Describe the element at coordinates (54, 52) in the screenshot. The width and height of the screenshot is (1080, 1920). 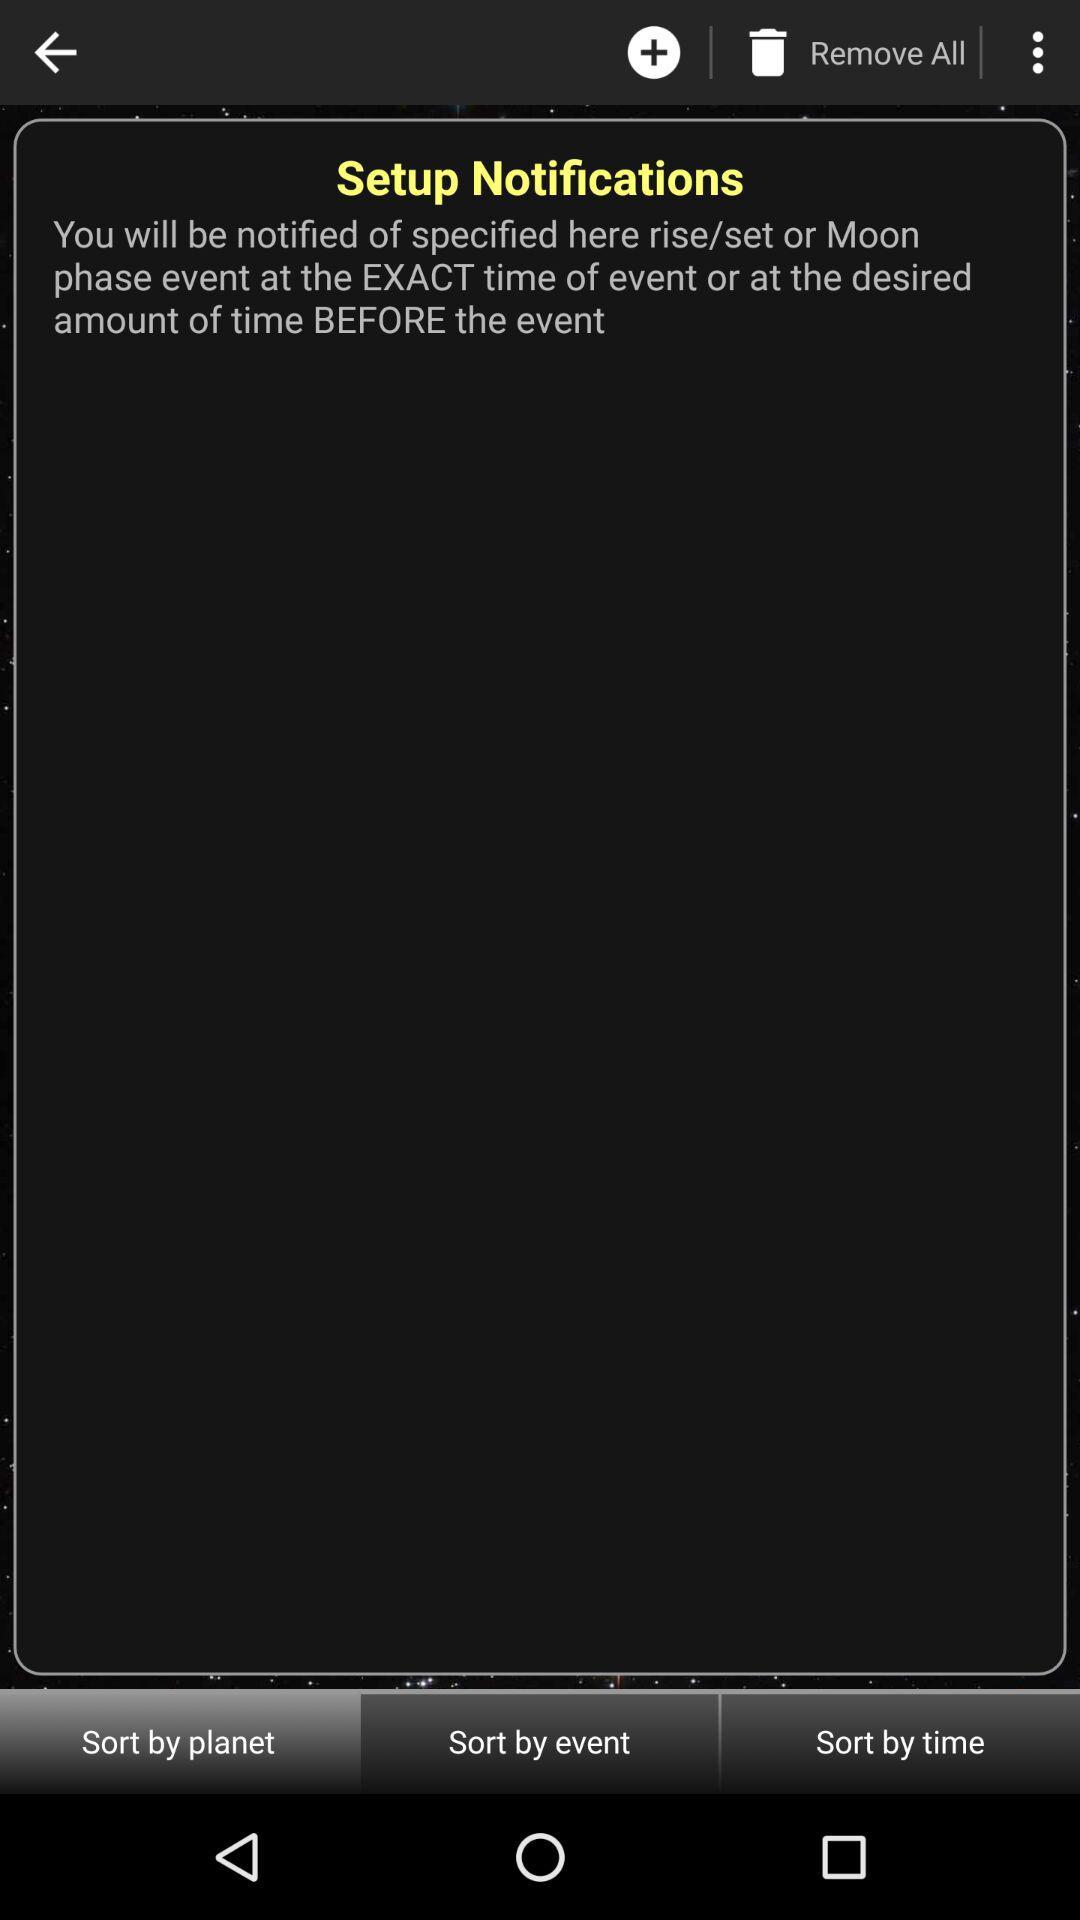
I see `item at the top left corner` at that location.